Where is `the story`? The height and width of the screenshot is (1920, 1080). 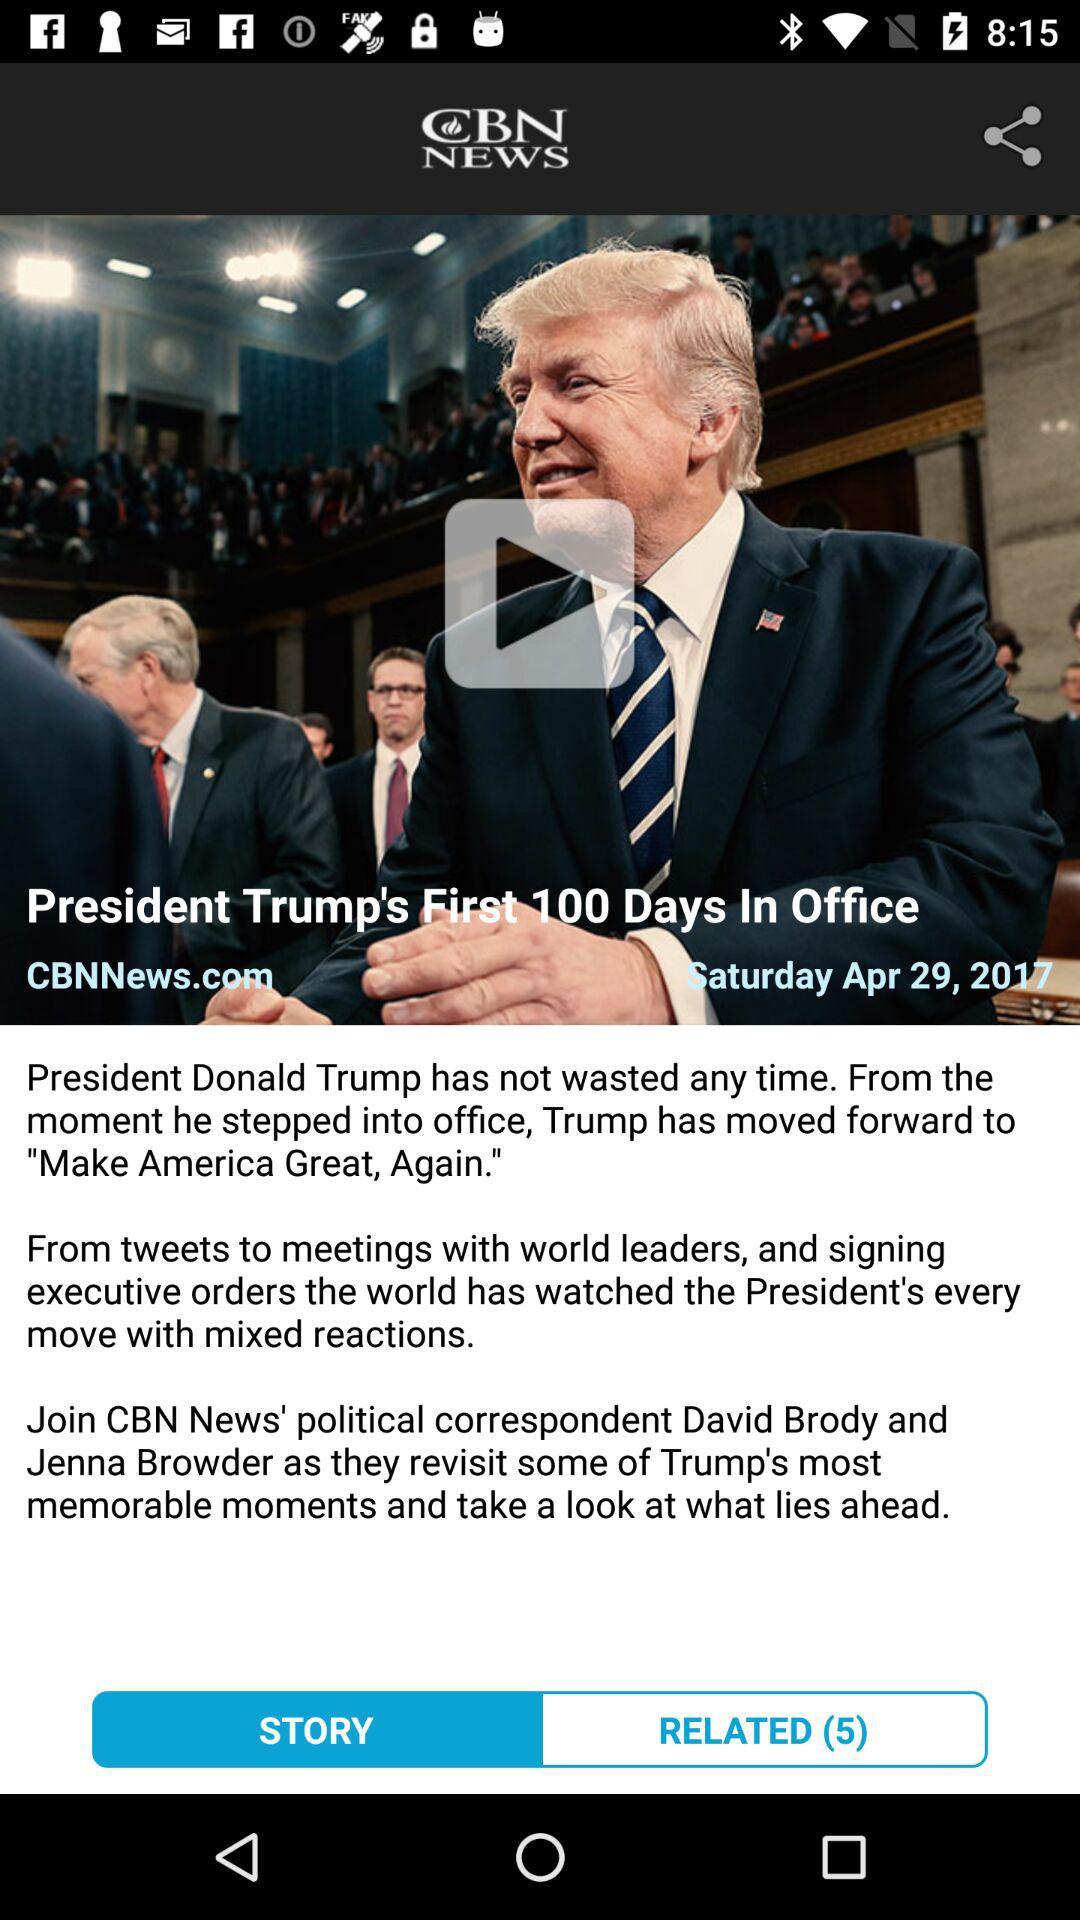 the story is located at coordinates (315, 1728).